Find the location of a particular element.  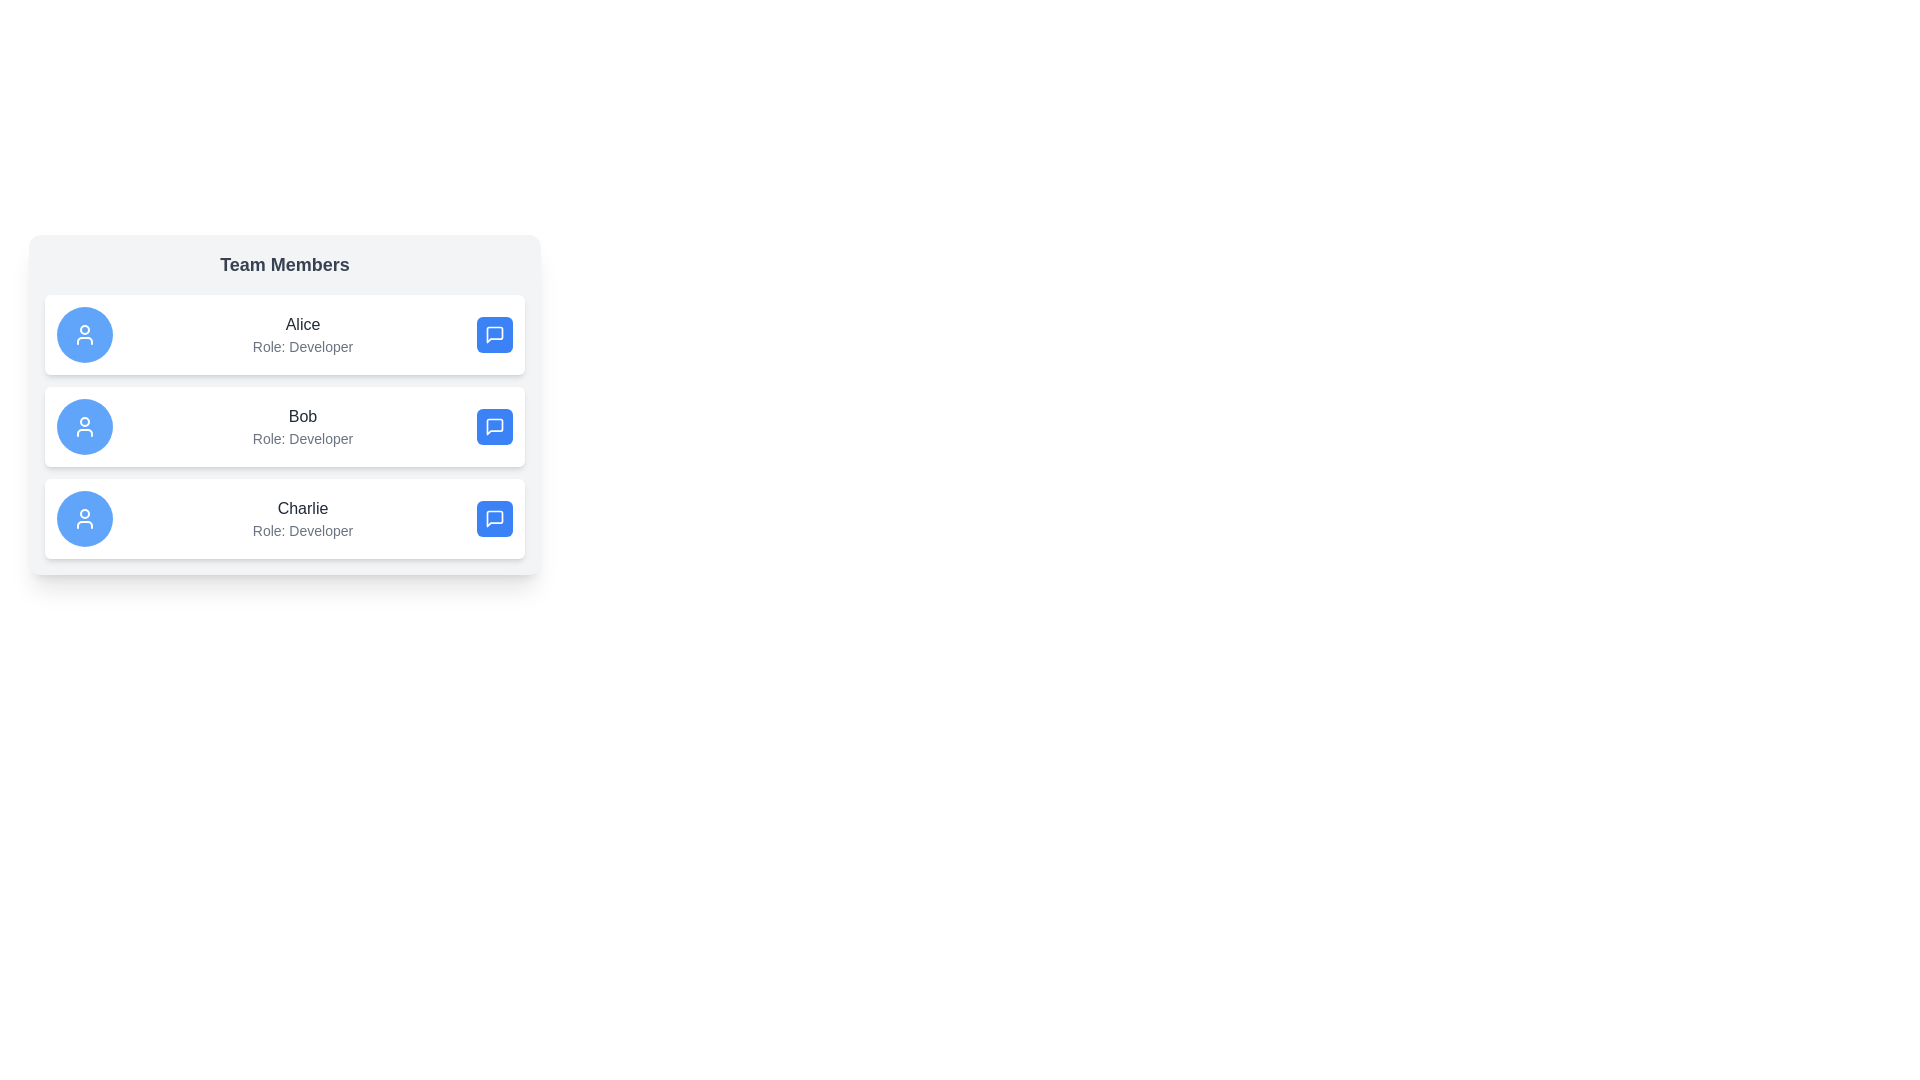

the static text label indicating the role of the team member, located below 'Bob' in the third row of the list of members is located at coordinates (301, 438).